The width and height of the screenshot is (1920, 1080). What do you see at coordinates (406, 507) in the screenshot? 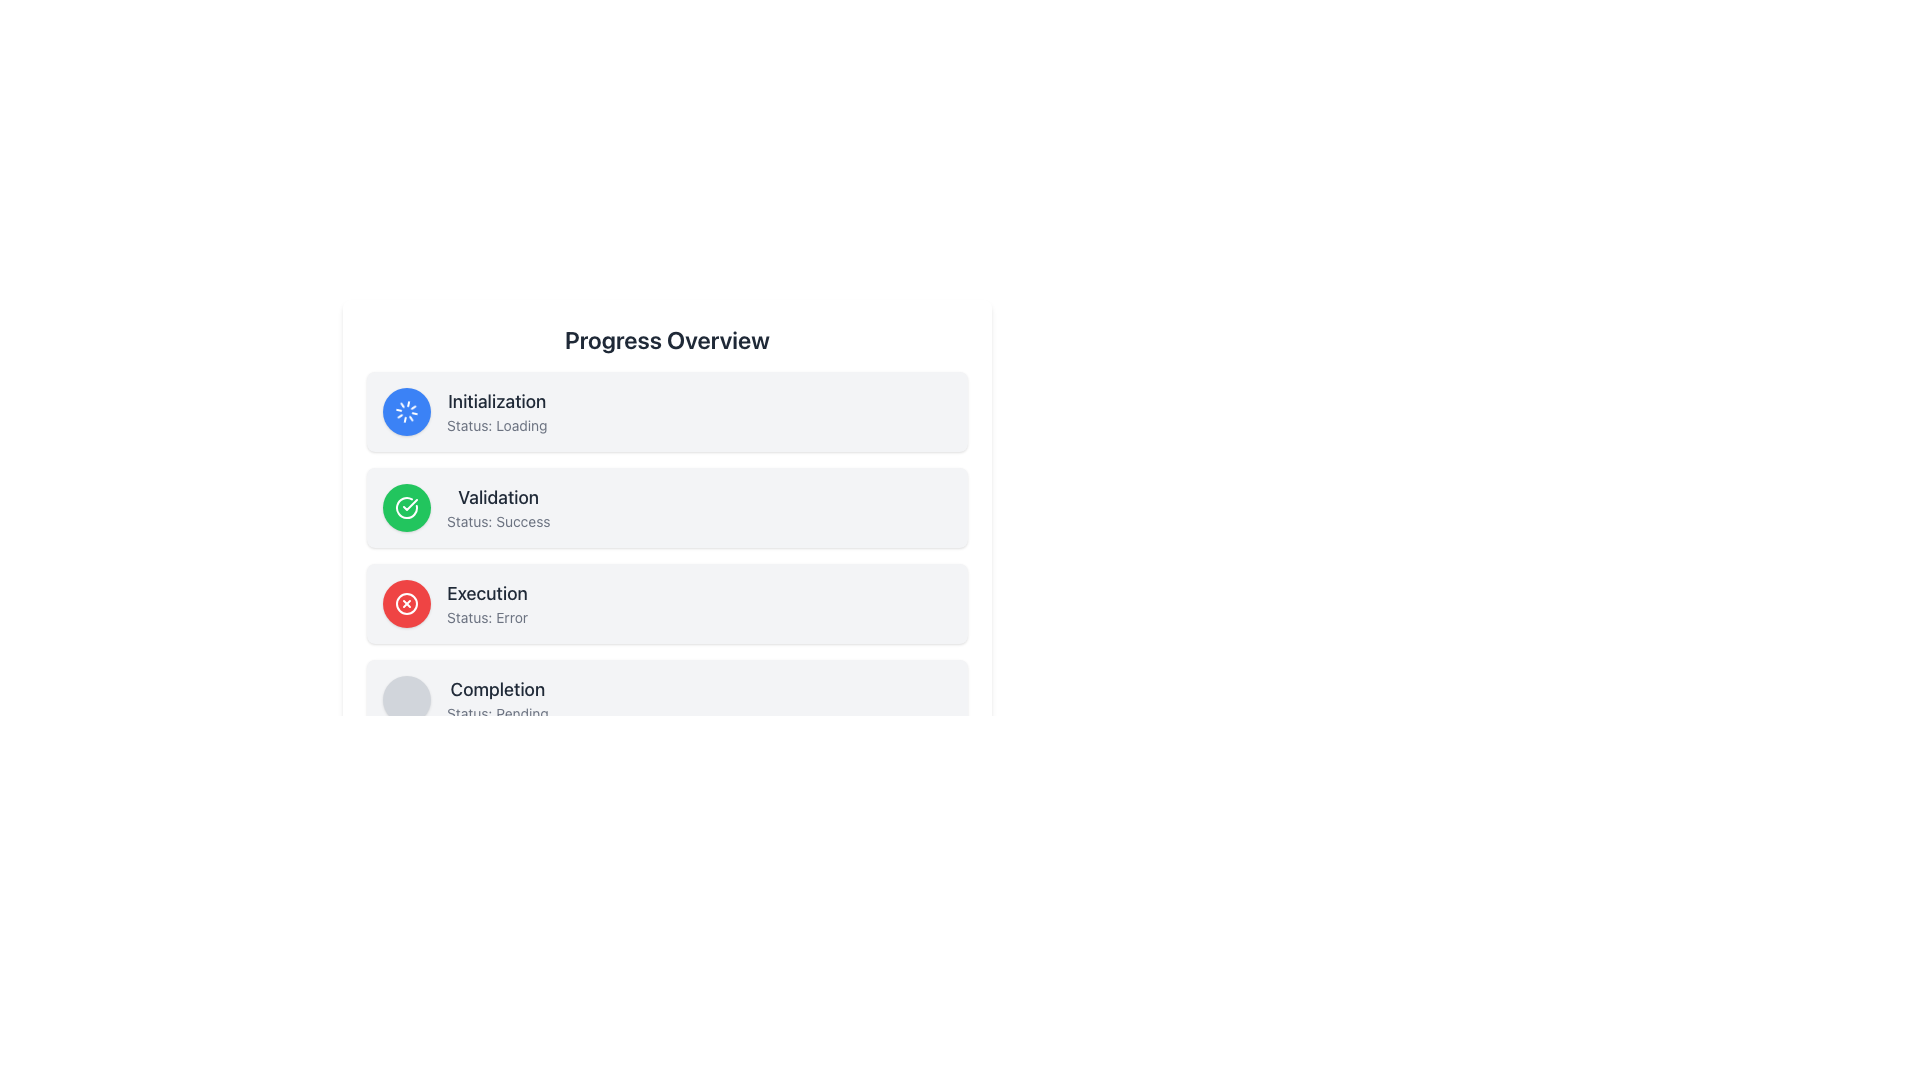
I see `the green status indicator icon with a checkmark symbol located to the left of the text components in the 'Validation' status section` at bounding box center [406, 507].